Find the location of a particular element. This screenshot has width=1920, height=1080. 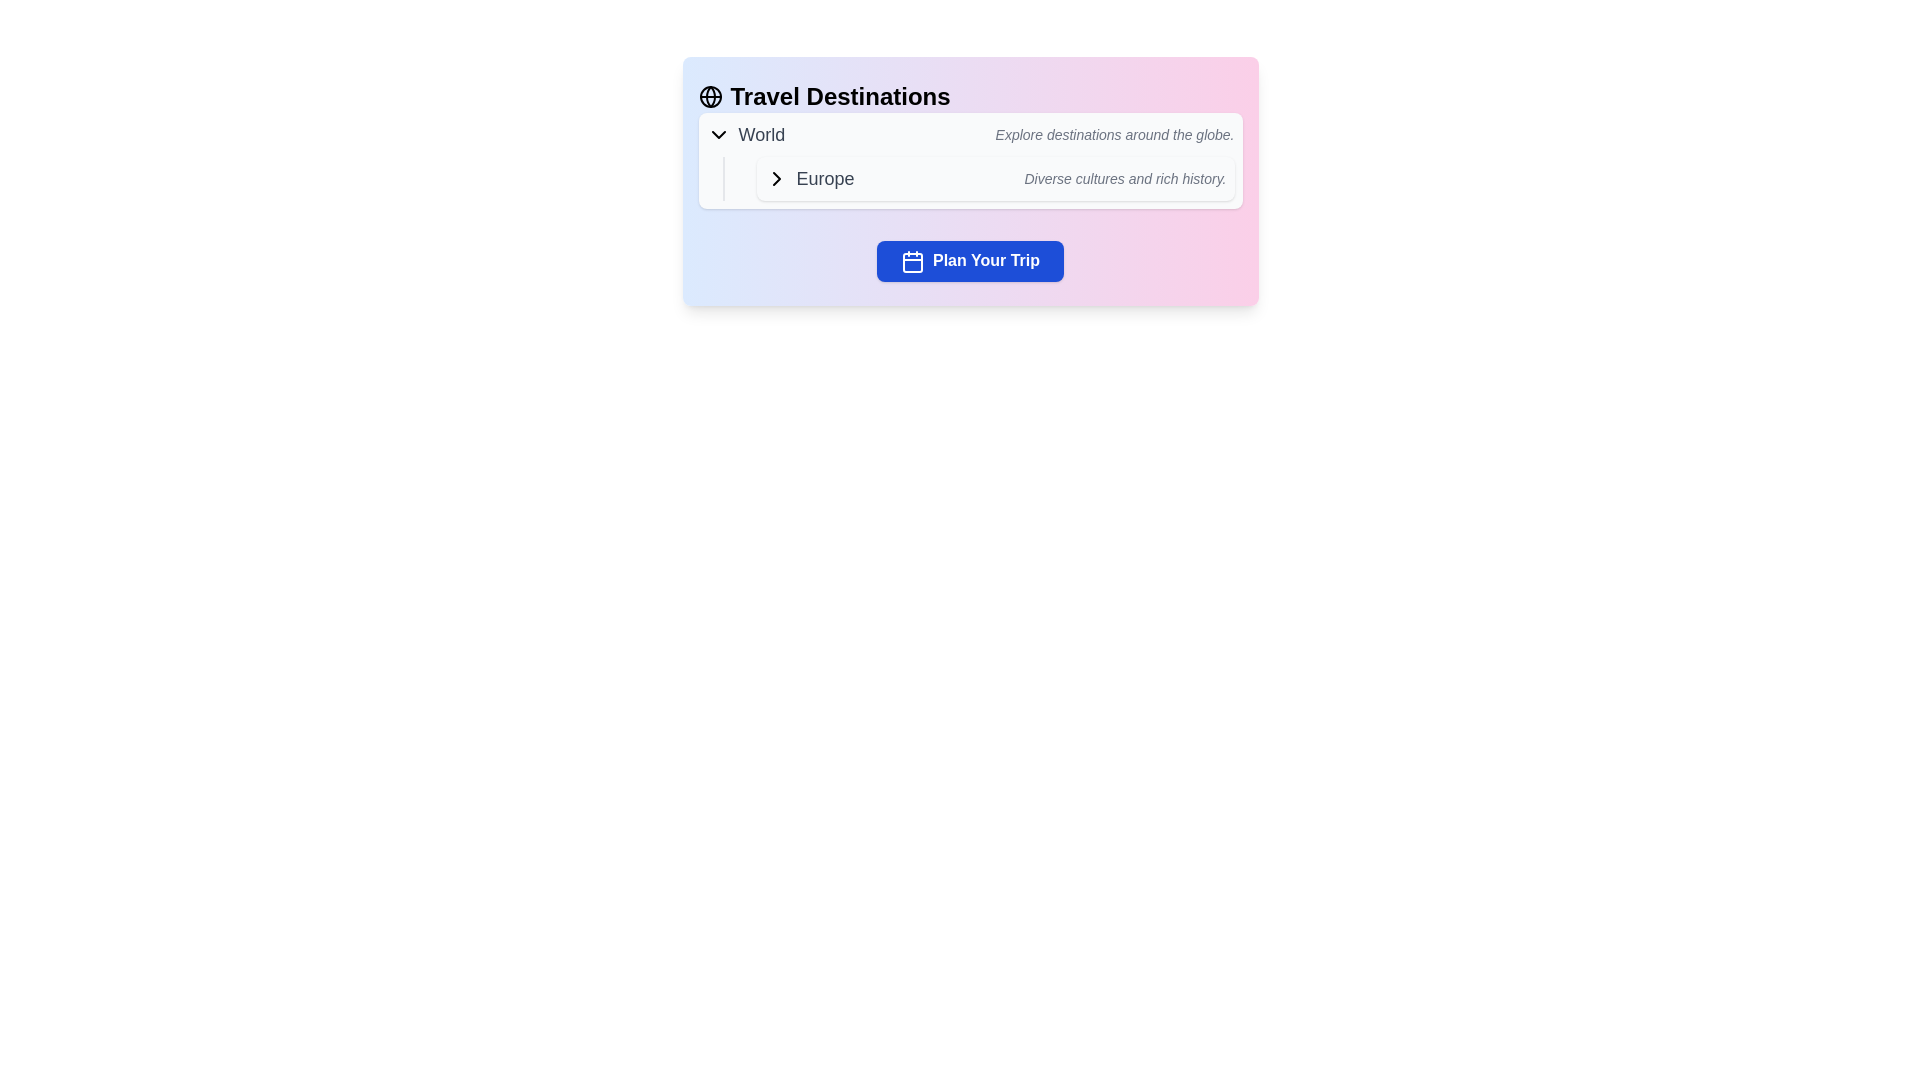

the selectable list item labeled 'Europe' which is the first item under 'World' in the 'Travel Destinations' section is located at coordinates (995, 177).